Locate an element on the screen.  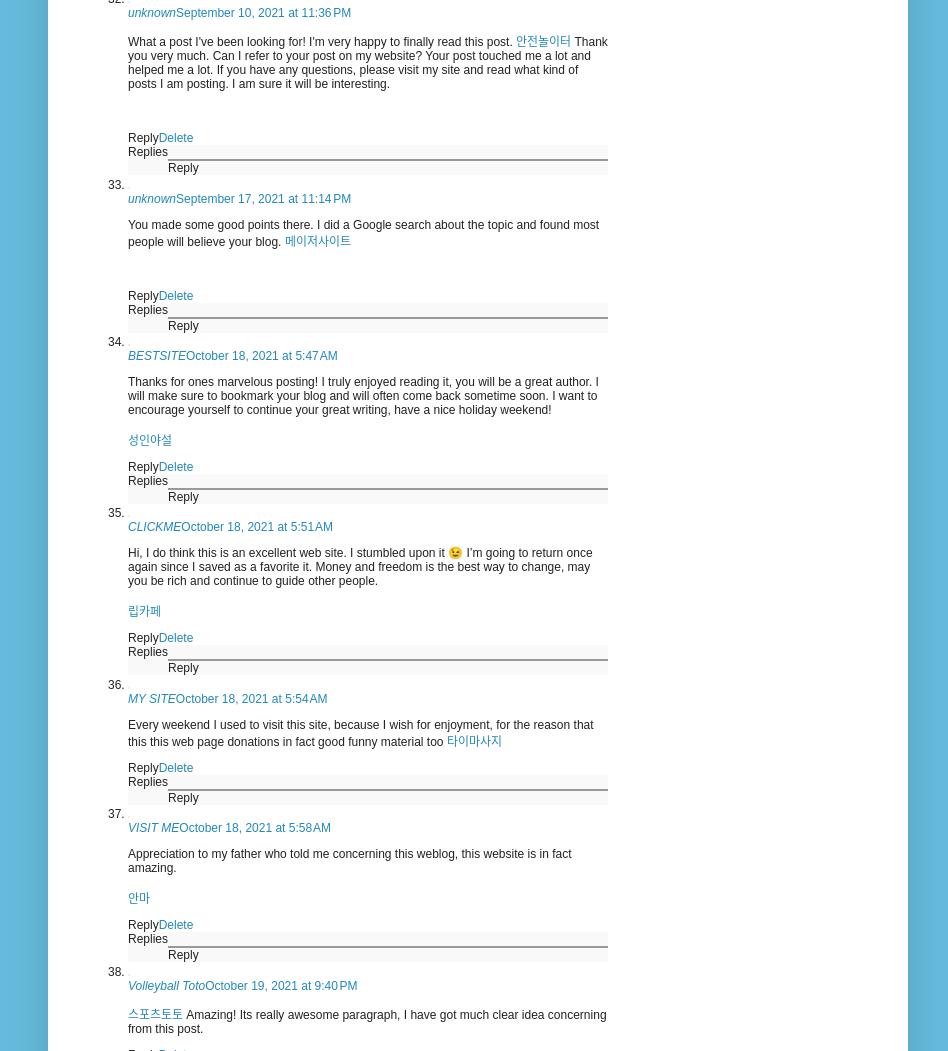
'Amazing! Its really awesome paragraph, I have got much clear idea concerning from this post.' is located at coordinates (365, 1020).